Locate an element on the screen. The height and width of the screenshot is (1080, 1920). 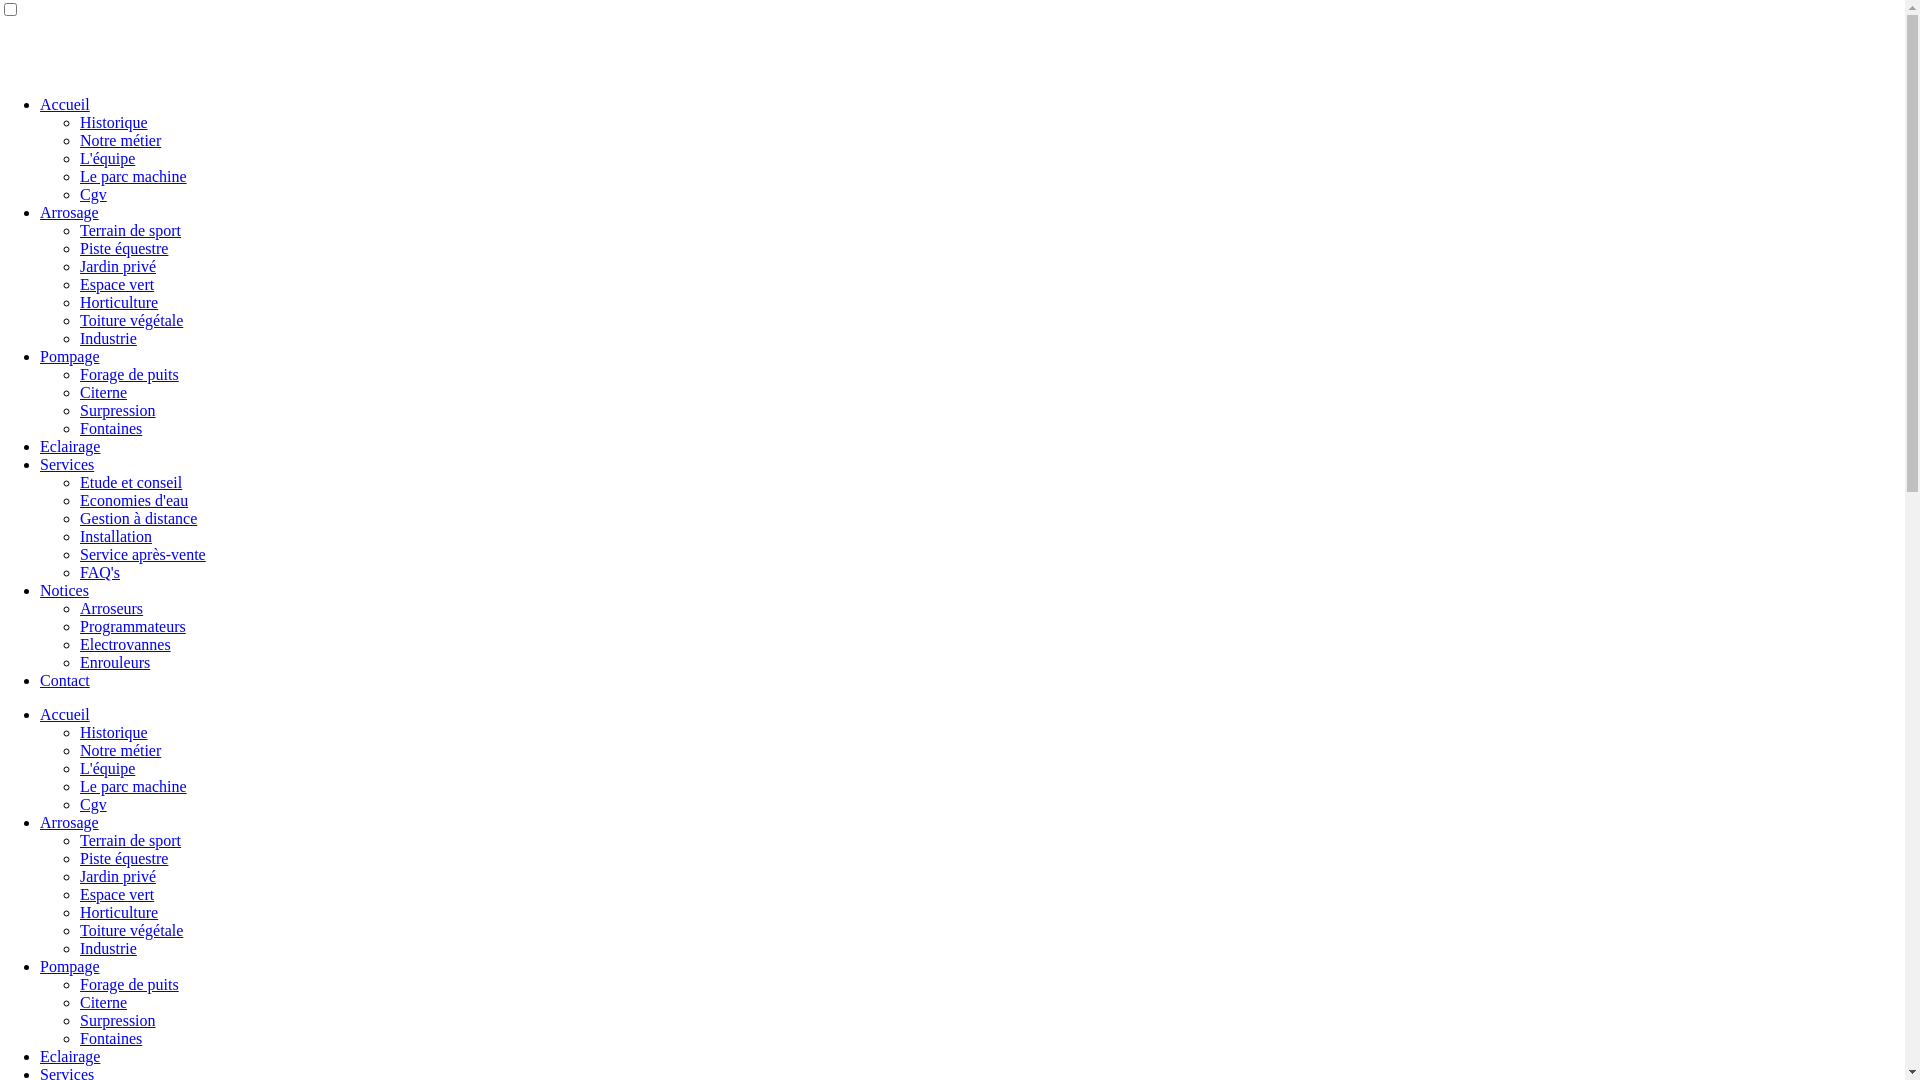
'Forage de puits' is located at coordinates (128, 983).